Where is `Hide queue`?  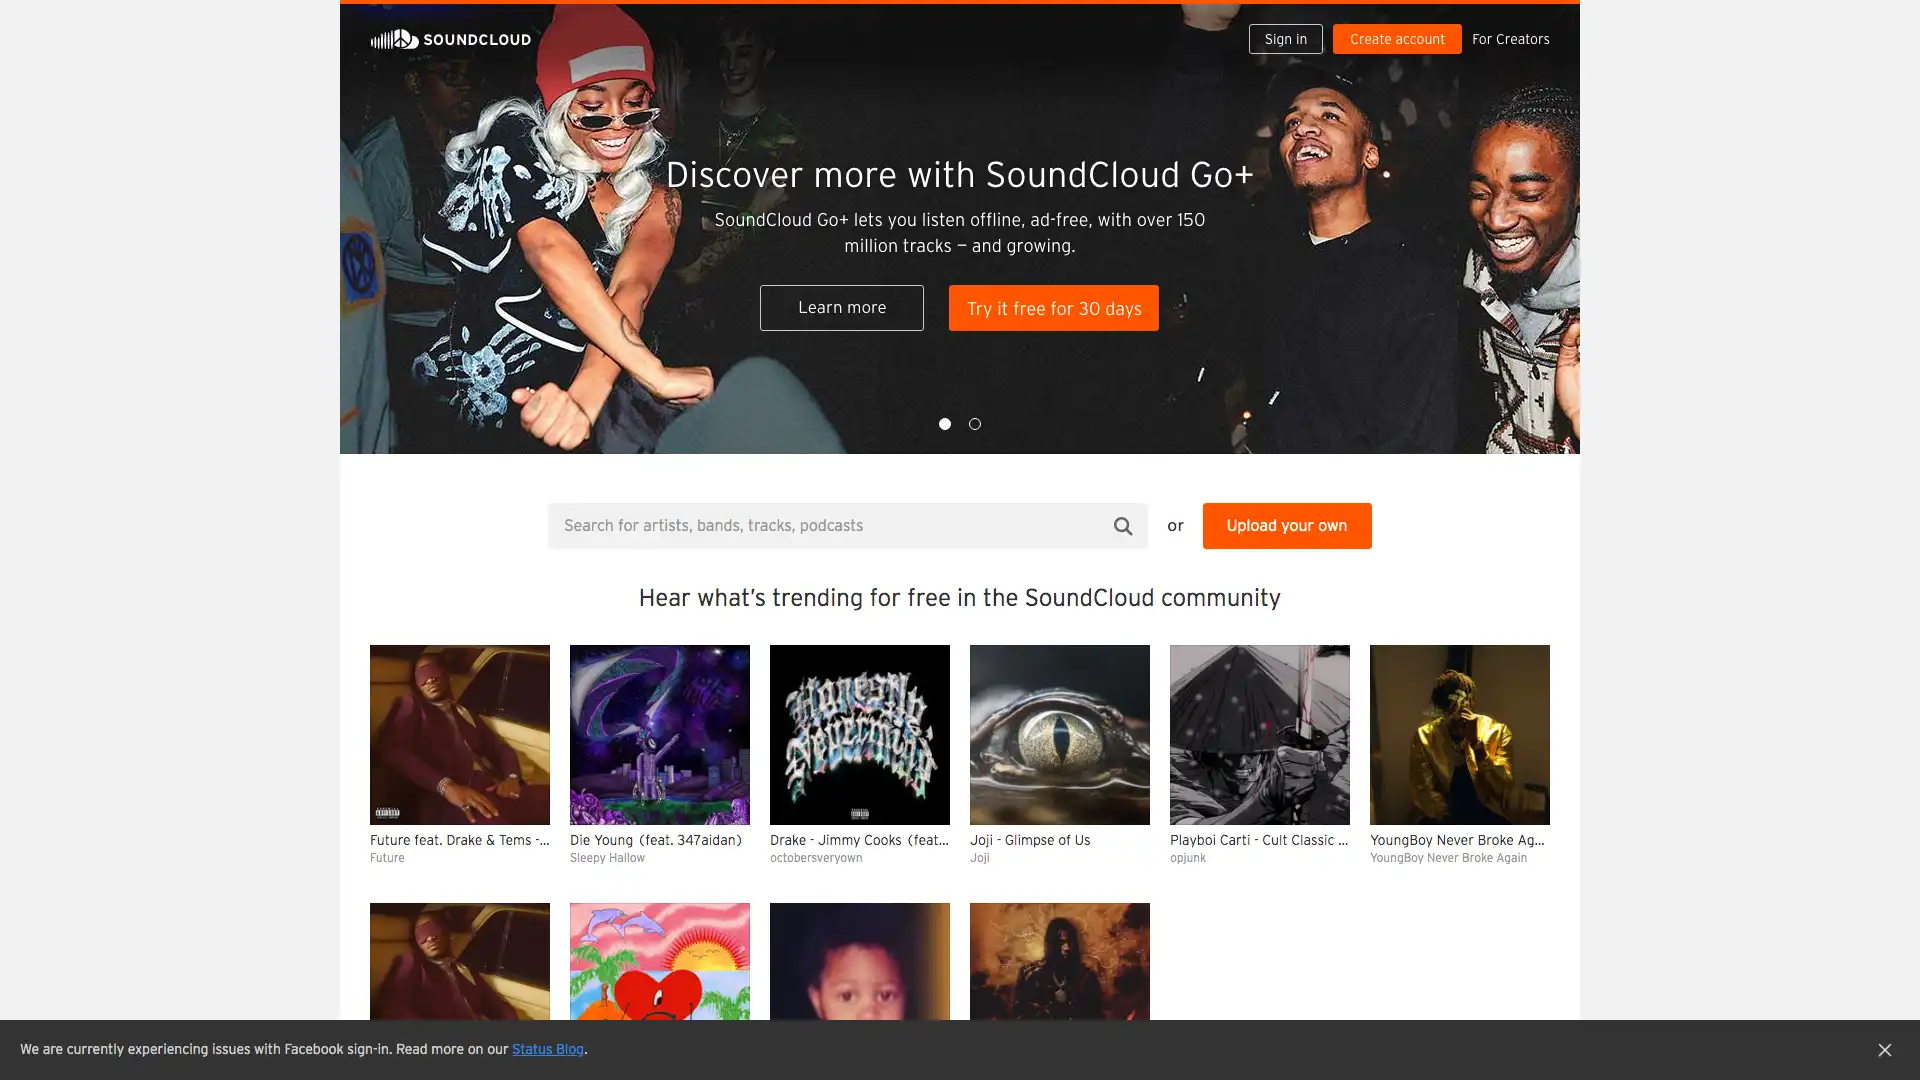
Hide queue is located at coordinates (1536, 546).